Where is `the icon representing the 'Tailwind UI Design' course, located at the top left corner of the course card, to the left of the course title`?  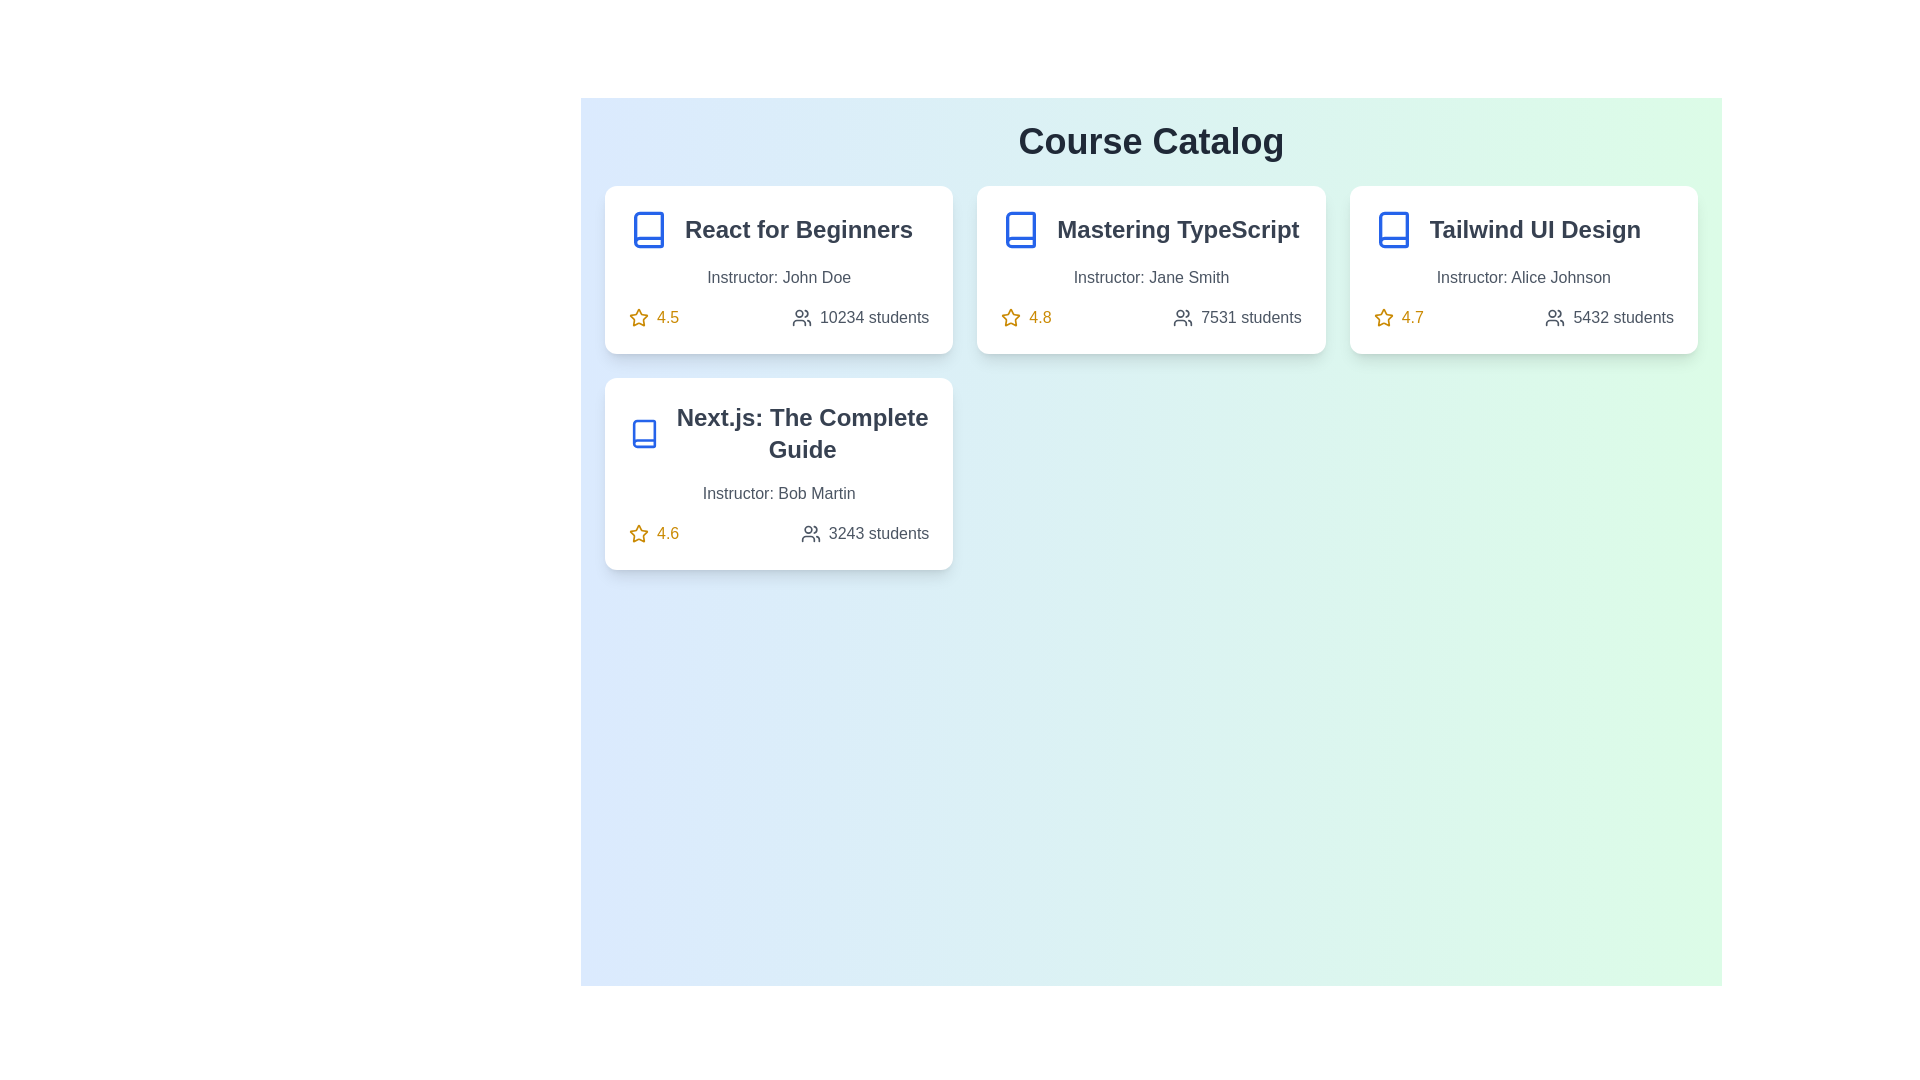 the icon representing the 'Tailwind UI Design' course, located at the top left corner of the course card, to the left of the course title is located at coordinates (1392, 229).